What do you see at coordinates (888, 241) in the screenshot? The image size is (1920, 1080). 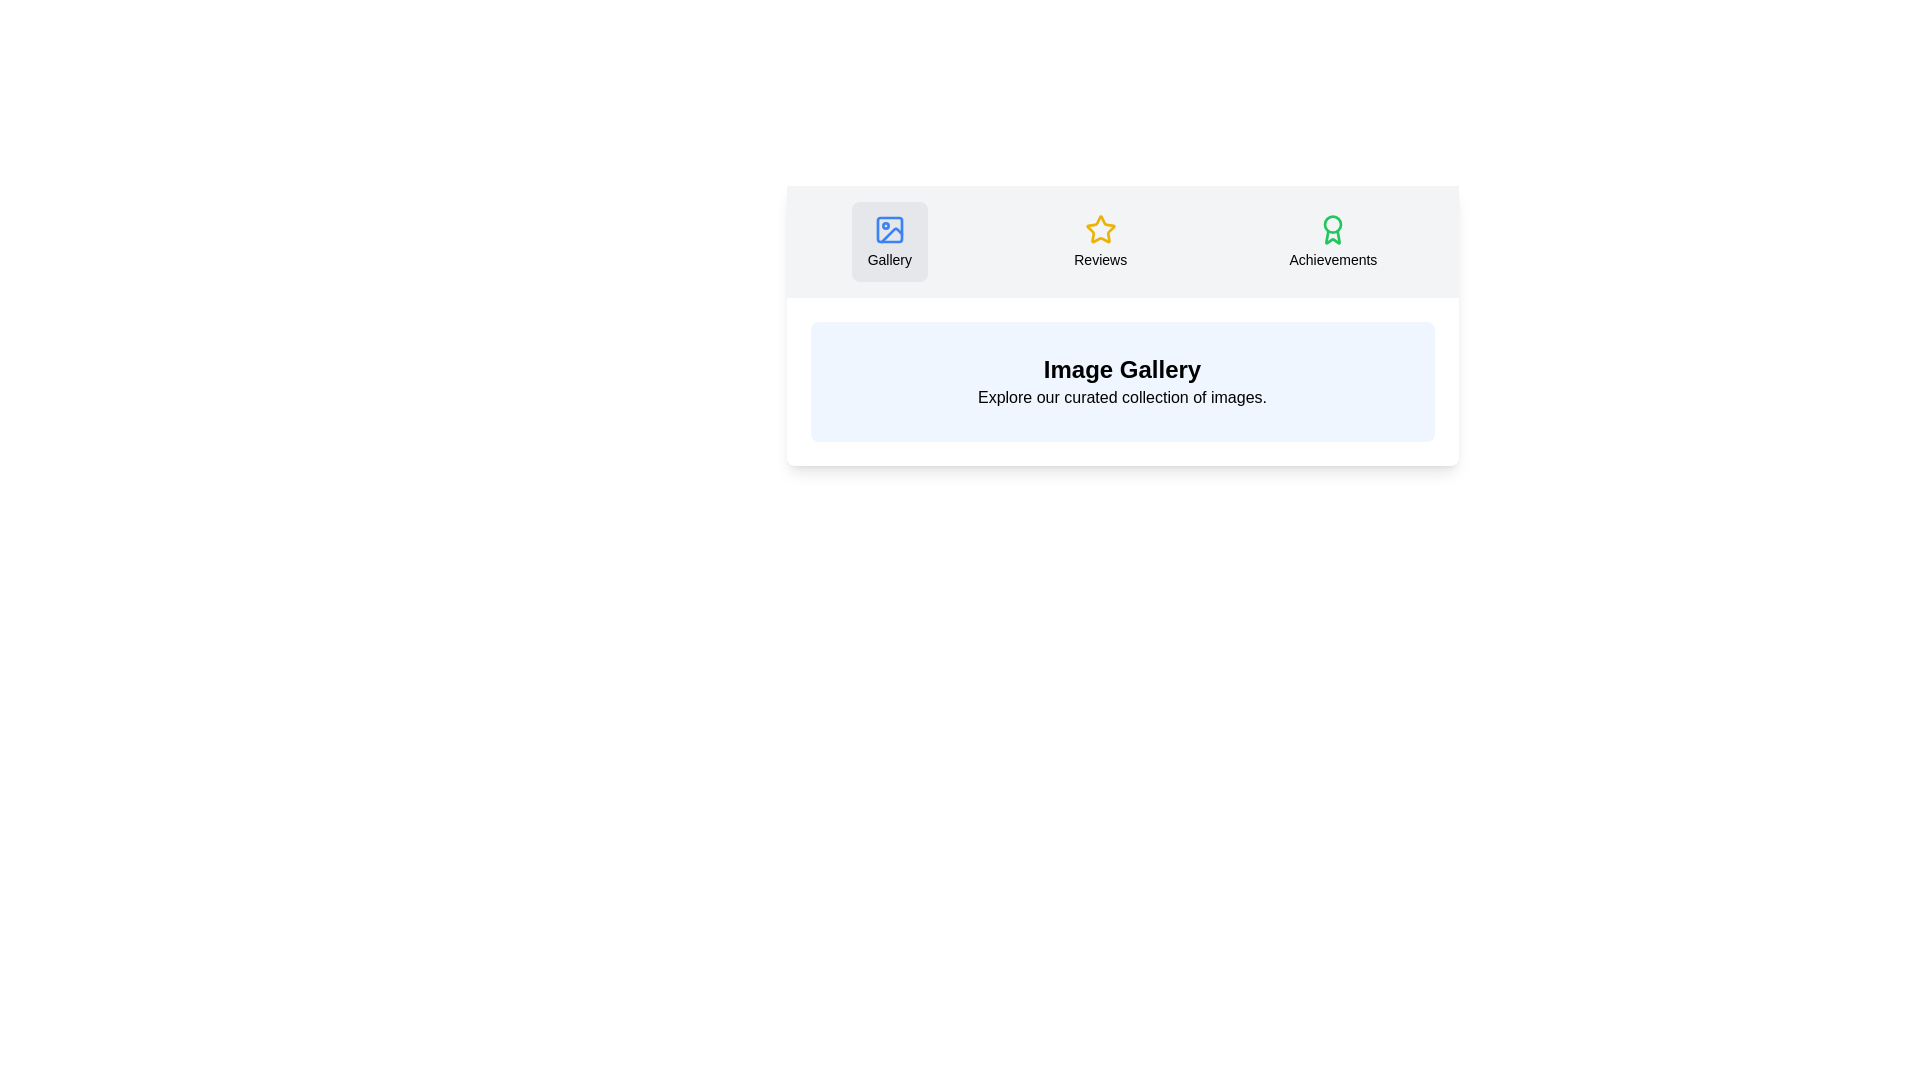 I see `the Gallery tab by clicking on its button` at bounding box center [888, 241].